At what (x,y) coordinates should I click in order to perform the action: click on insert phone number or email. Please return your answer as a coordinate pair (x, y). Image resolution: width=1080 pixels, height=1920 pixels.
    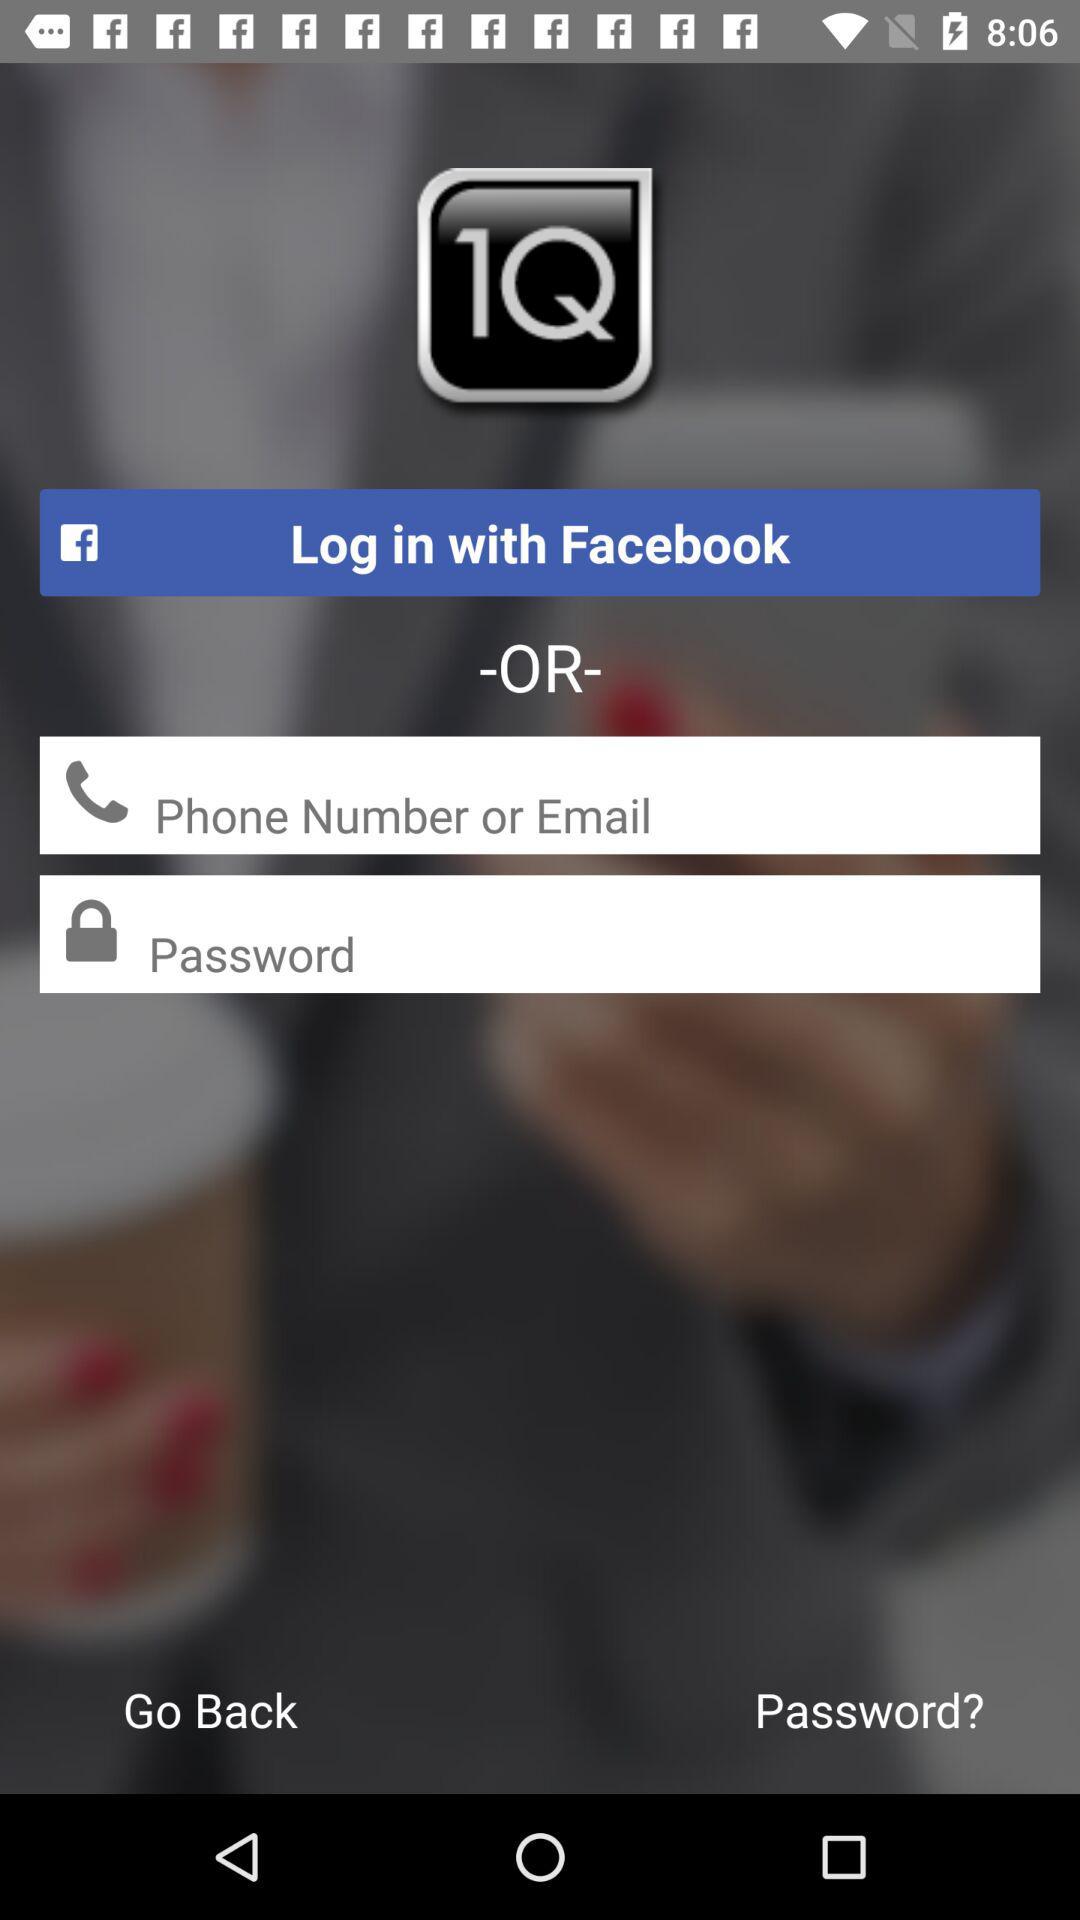
    Looking at the image, I should click on (596, 817).